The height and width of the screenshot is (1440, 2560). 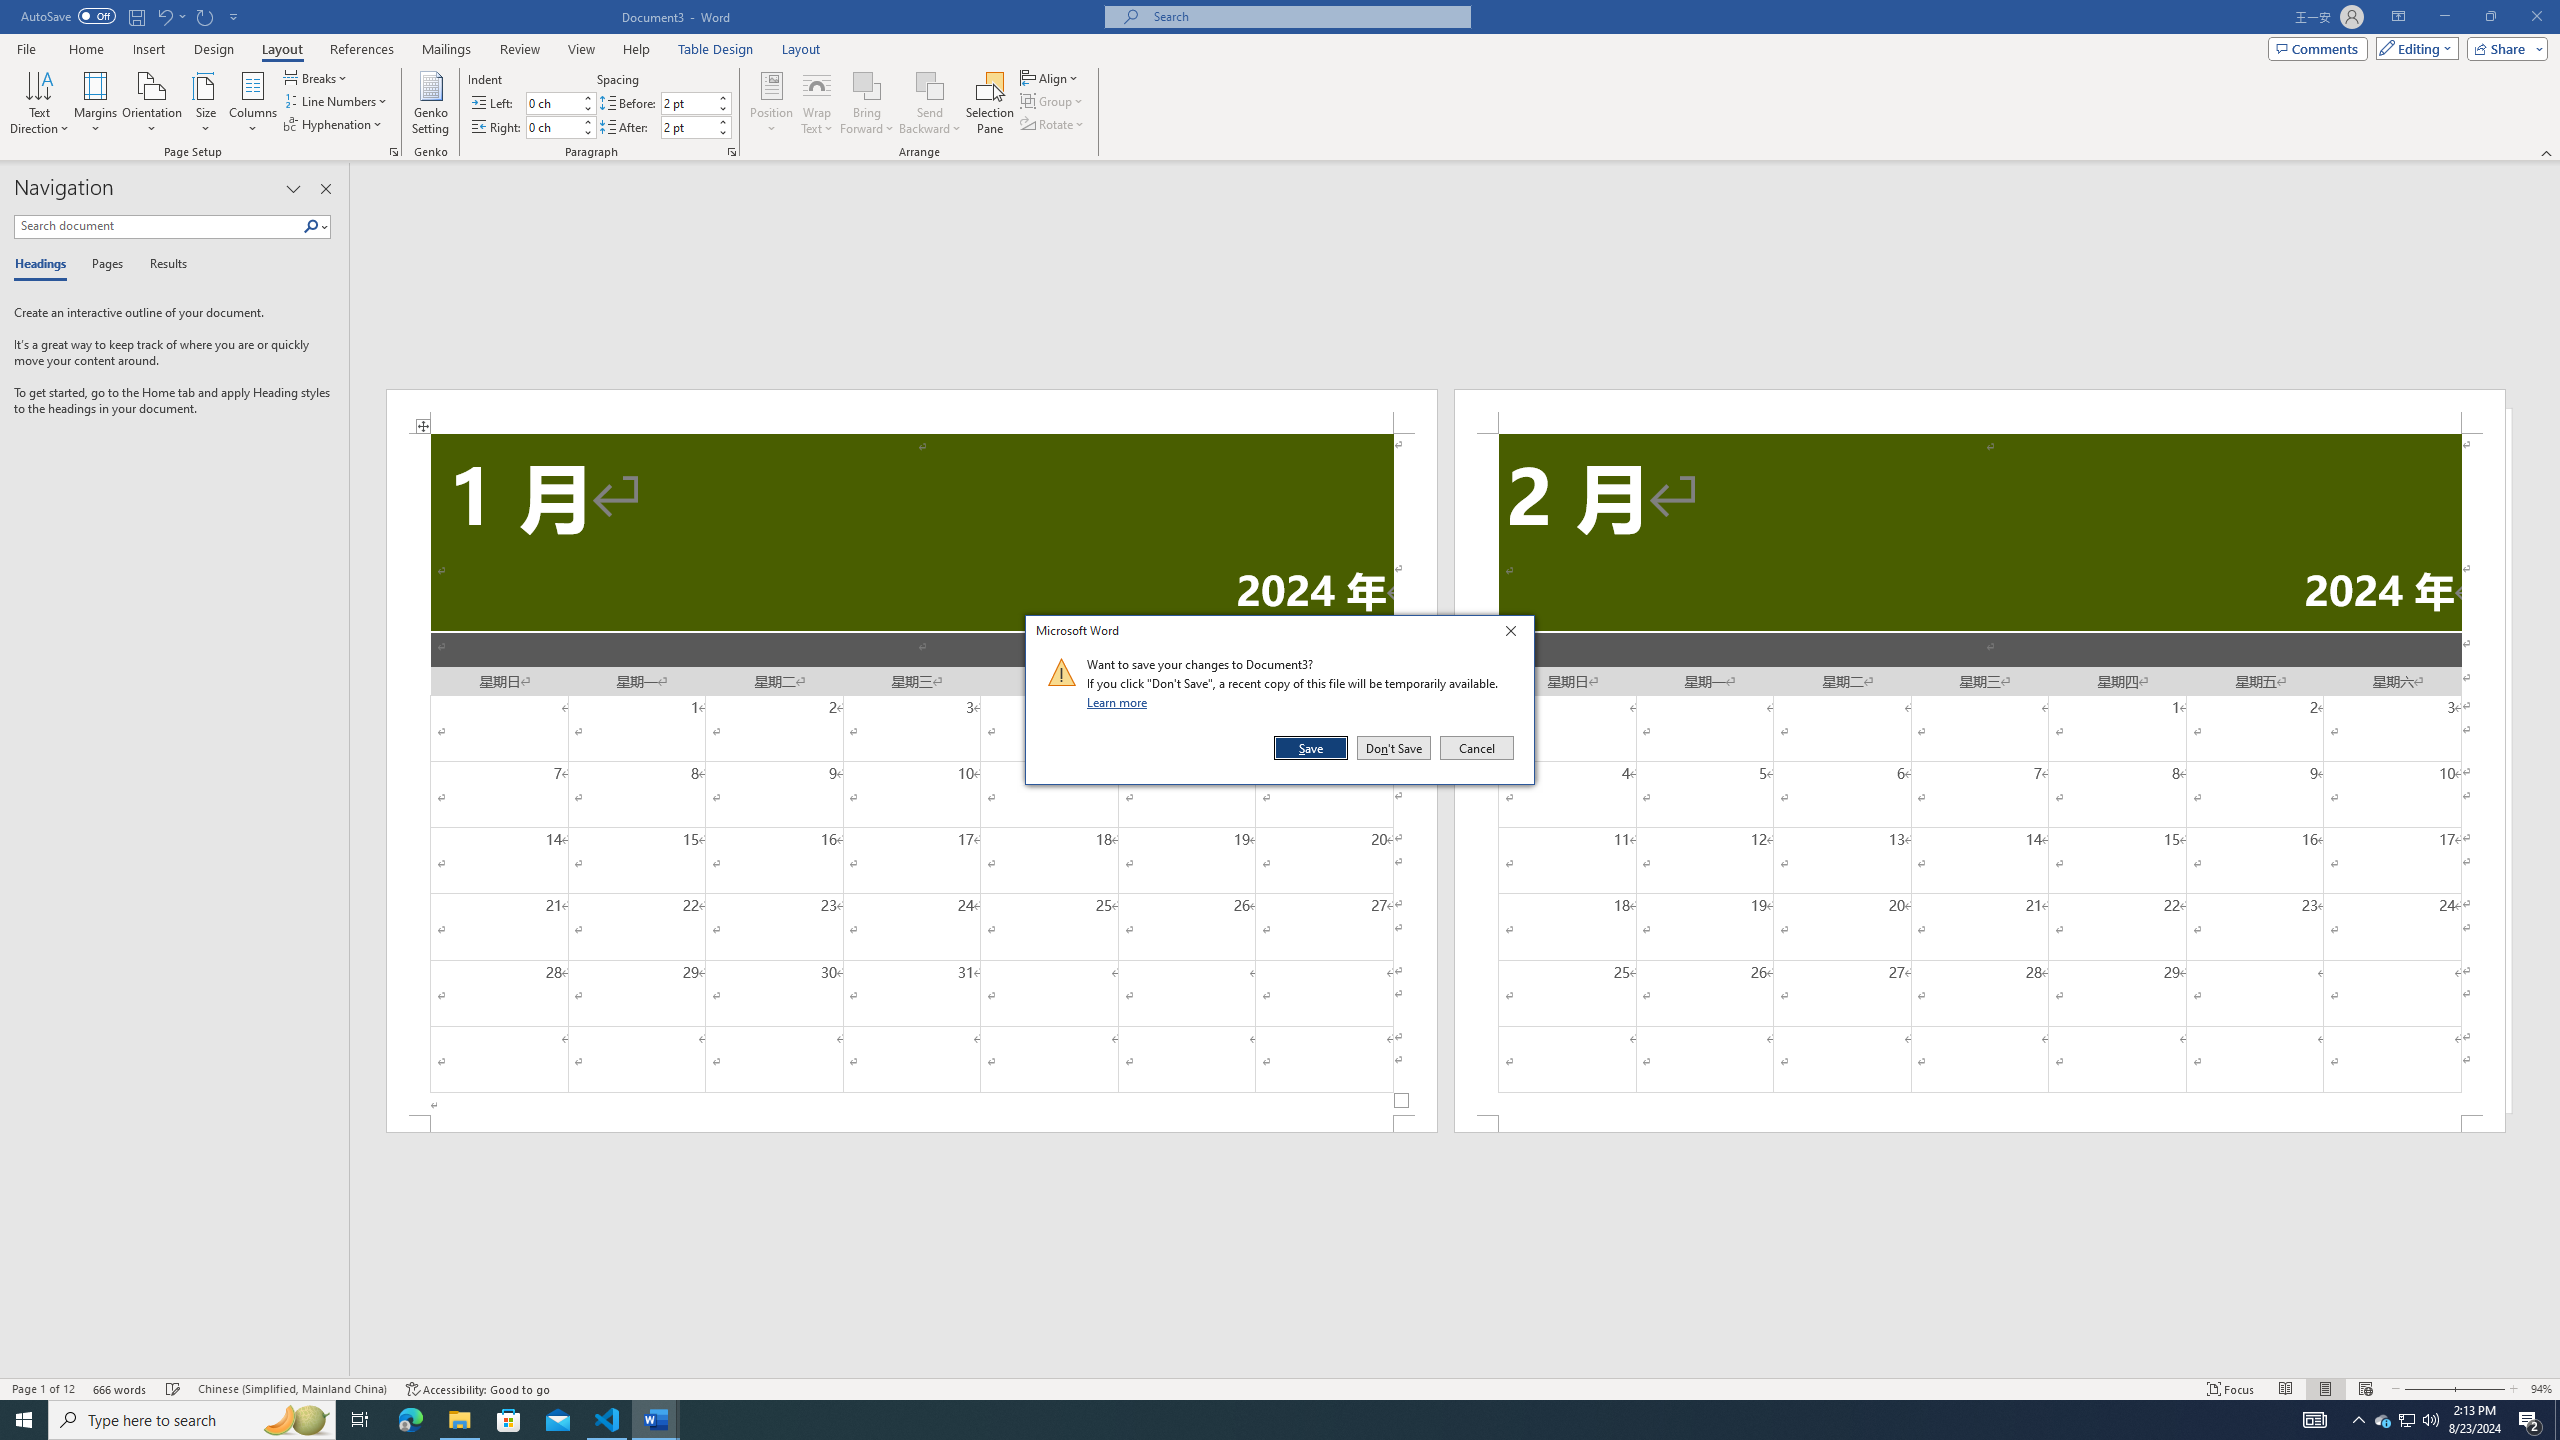 I want to click on 'Task View', so click(x=358, y=1418).